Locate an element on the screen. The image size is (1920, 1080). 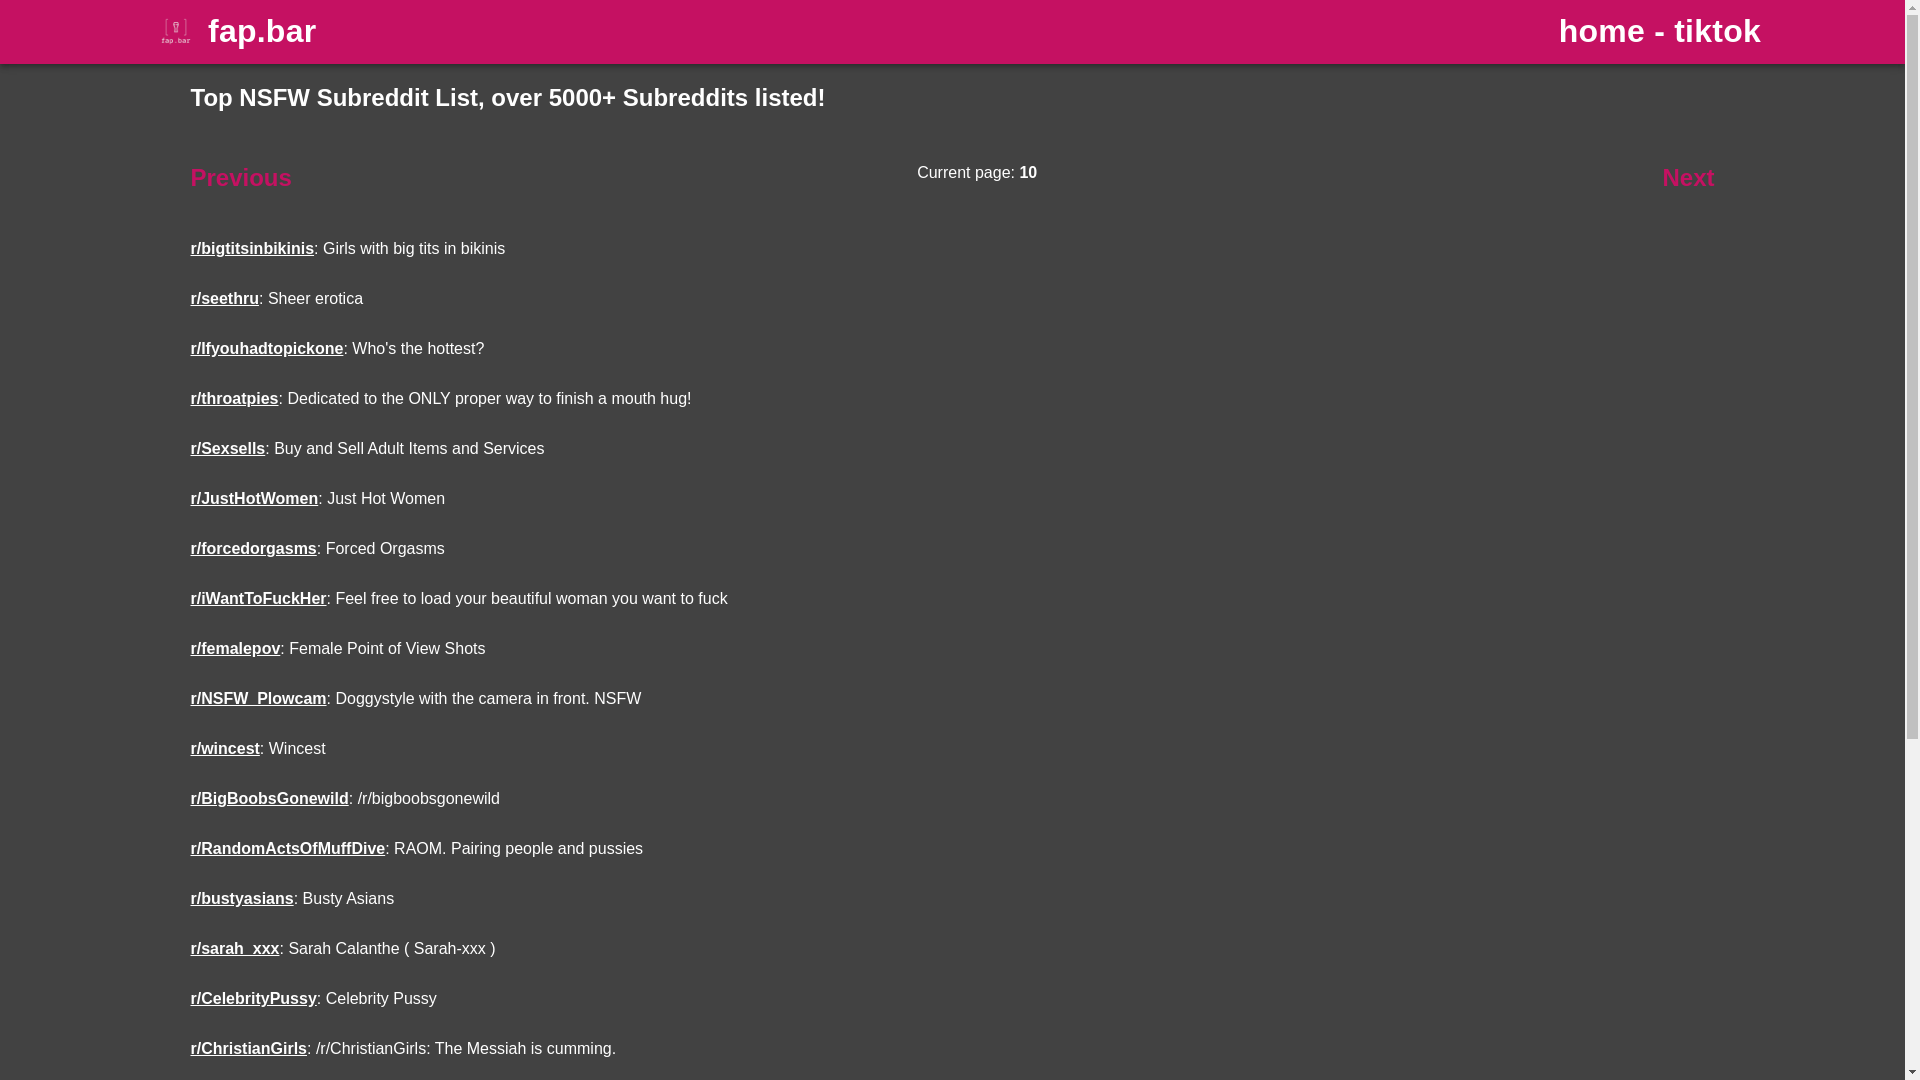
'r/throatpies' is located at coordinates (234, 398).